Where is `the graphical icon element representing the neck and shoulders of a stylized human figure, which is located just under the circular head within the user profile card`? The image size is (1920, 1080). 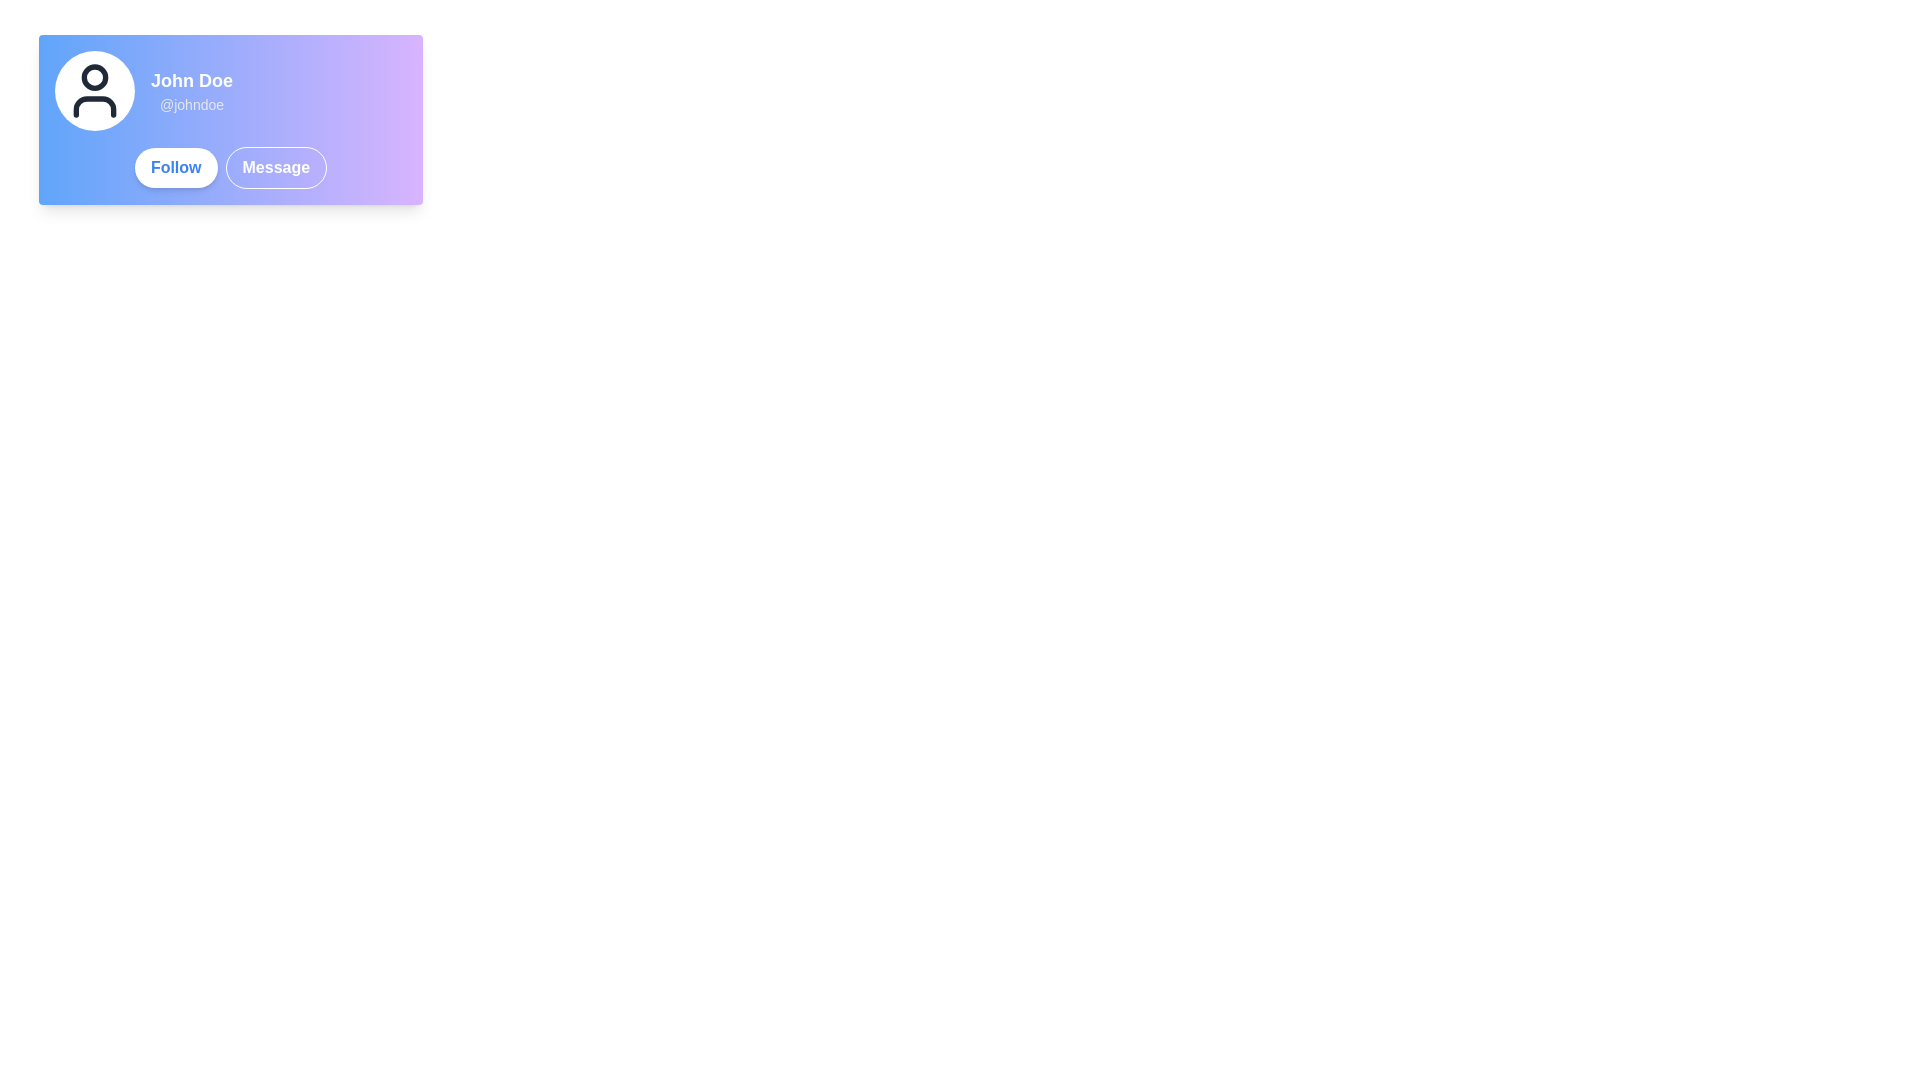
the graphical icon element representing the neck and shoulders of a stylized human figure, which is located just under the circular head within the user profile card is located at coordinates (94, 107).